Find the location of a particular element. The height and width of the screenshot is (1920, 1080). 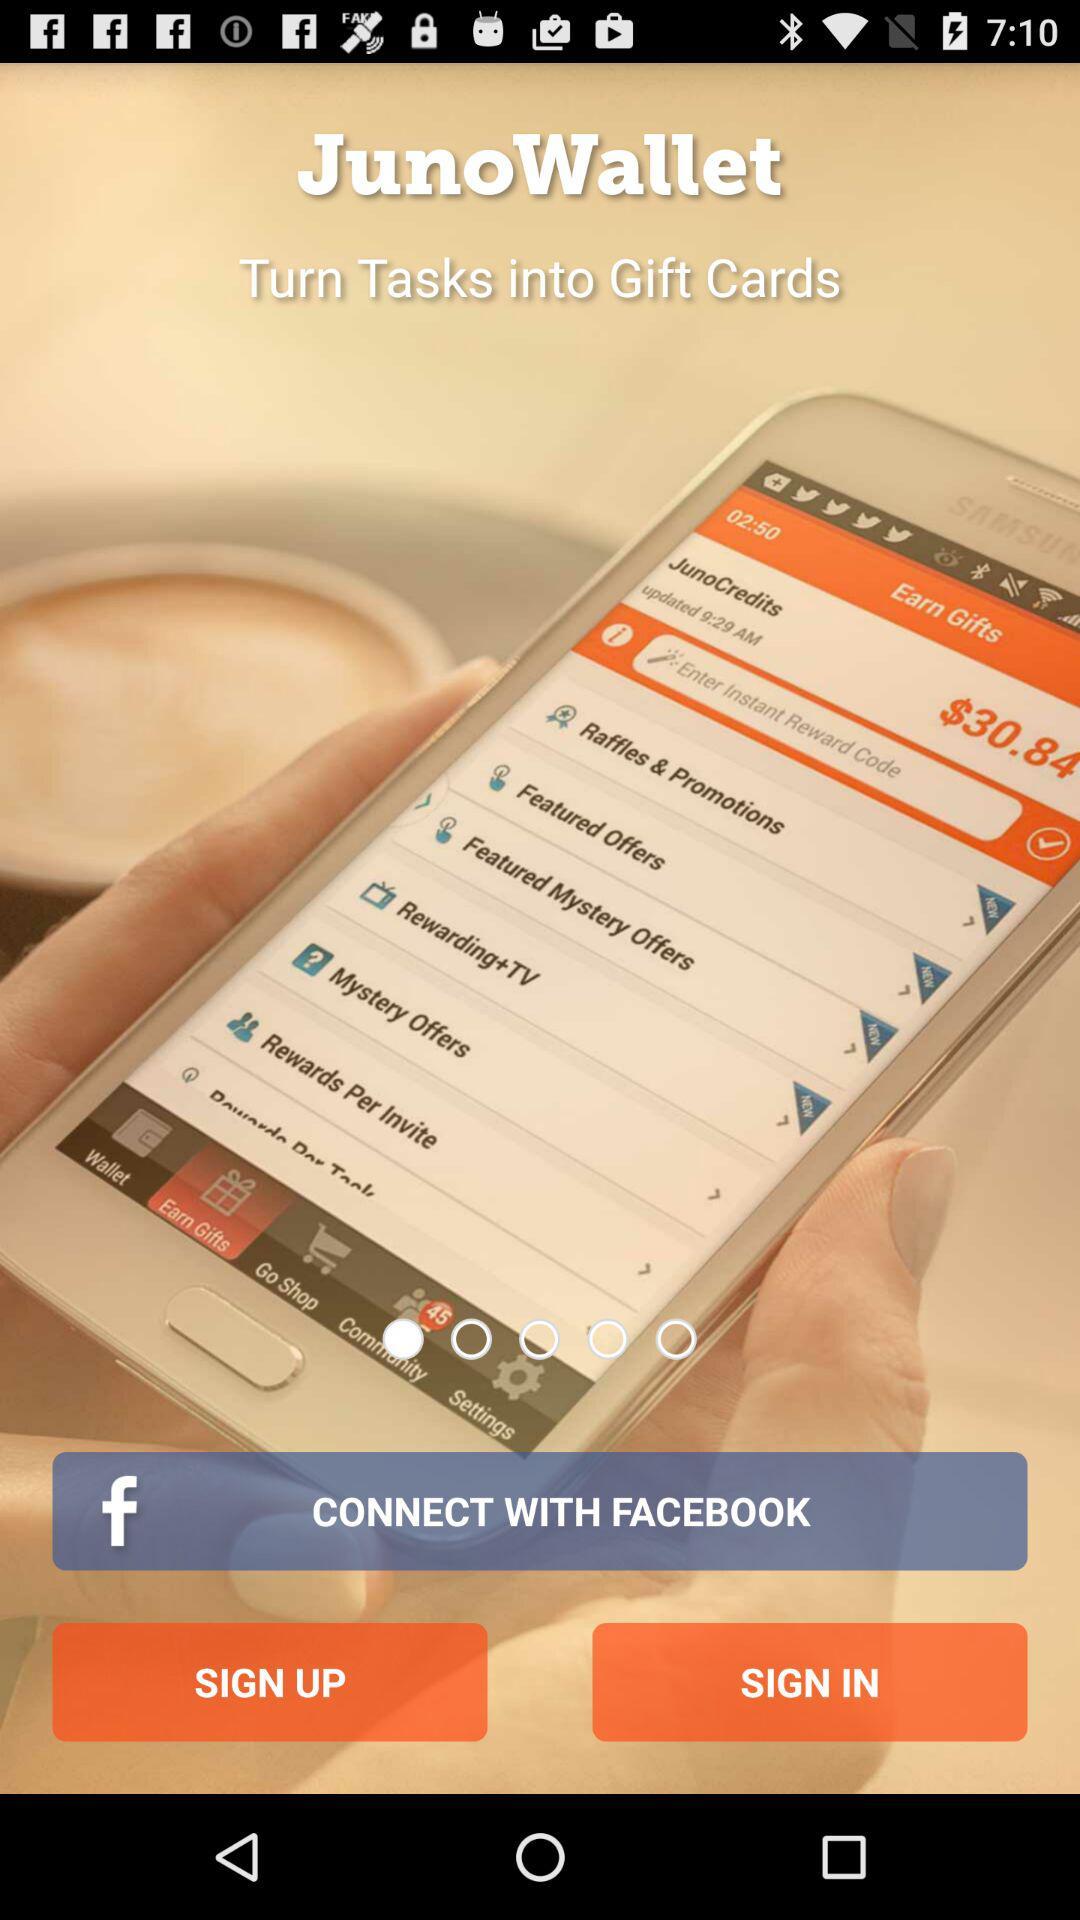

the connect with facebook button is located at coordinates (540, 1511).